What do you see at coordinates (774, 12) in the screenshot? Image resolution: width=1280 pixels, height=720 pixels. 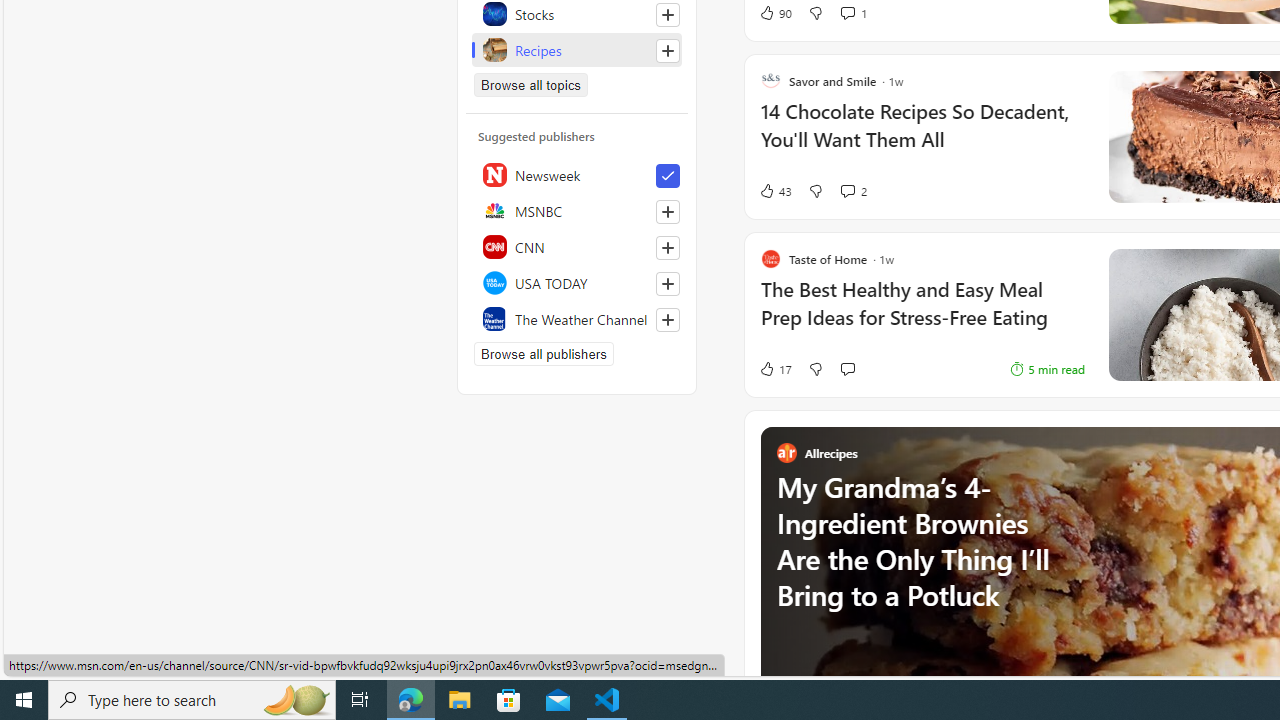 I see `'90 Like'` at bounding box center [774, 12].